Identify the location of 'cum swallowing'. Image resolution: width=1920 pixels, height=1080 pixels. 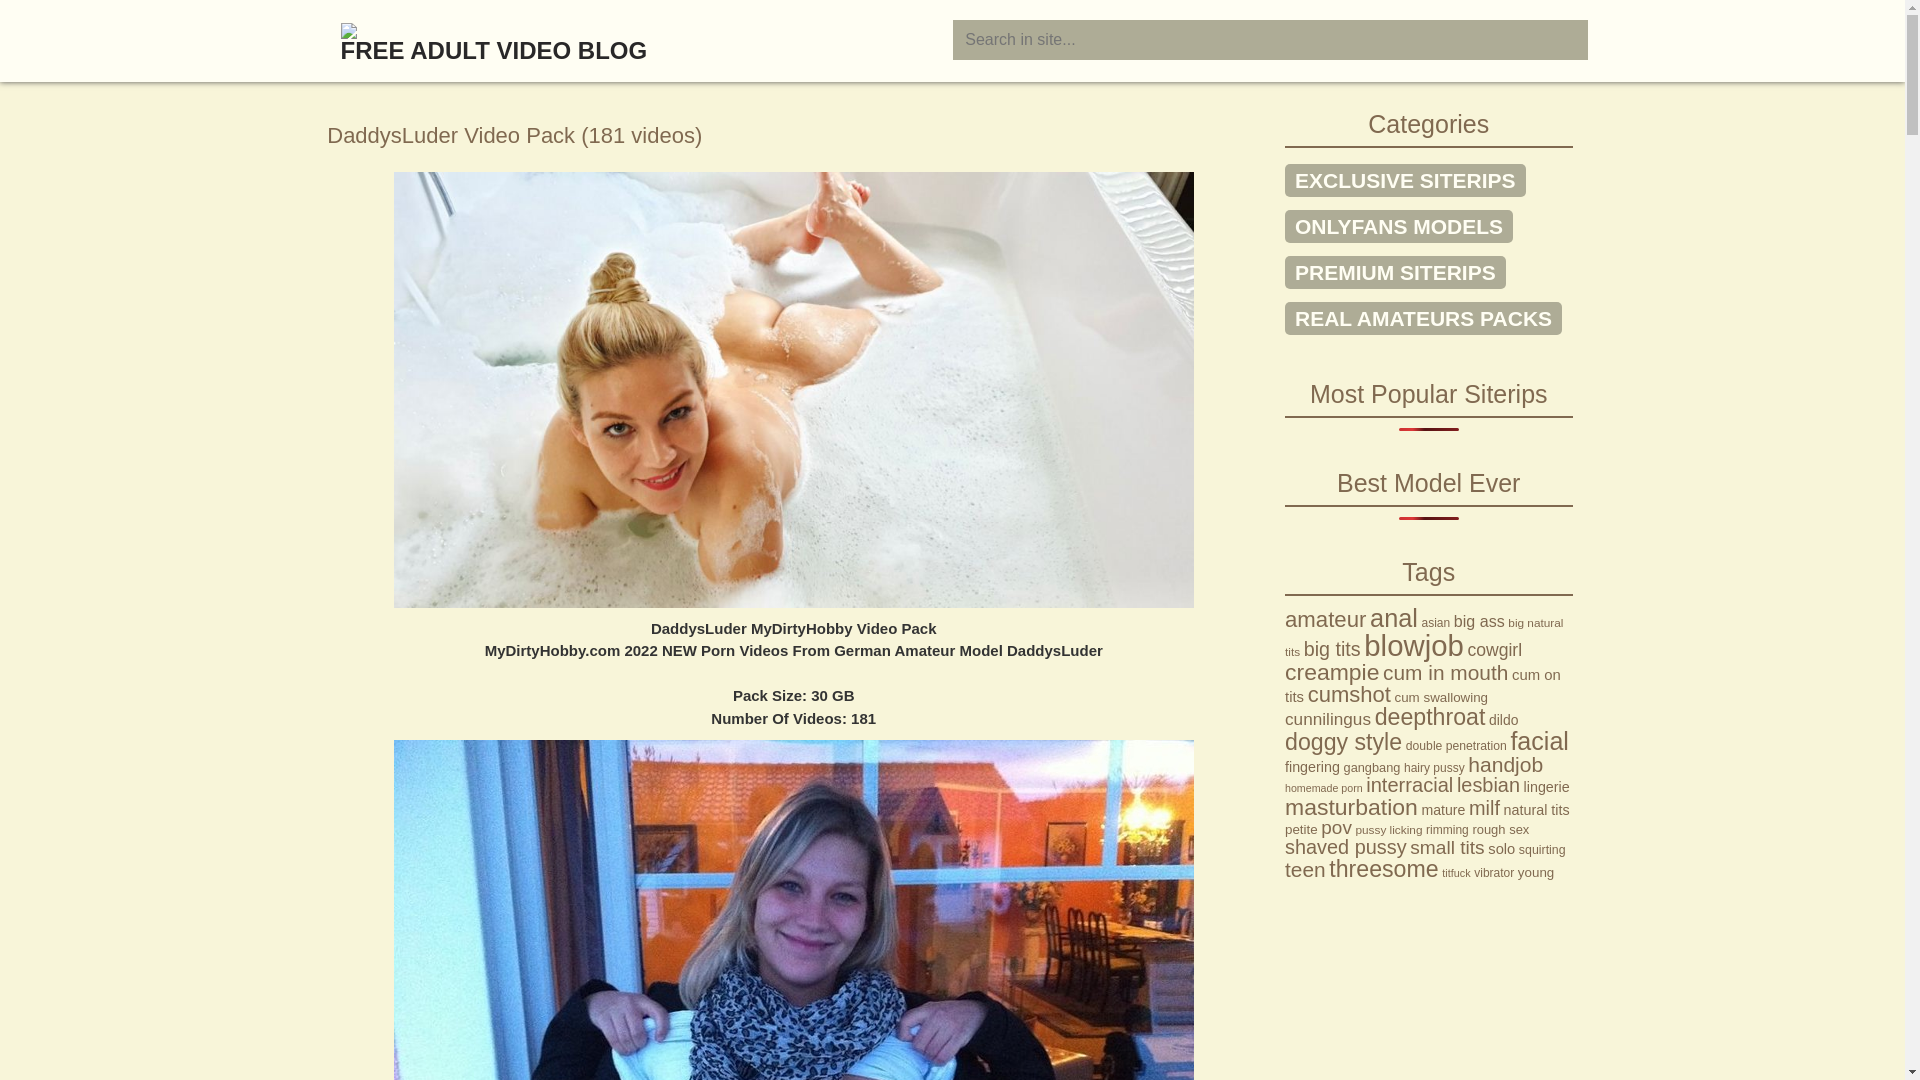
(1440, 696).